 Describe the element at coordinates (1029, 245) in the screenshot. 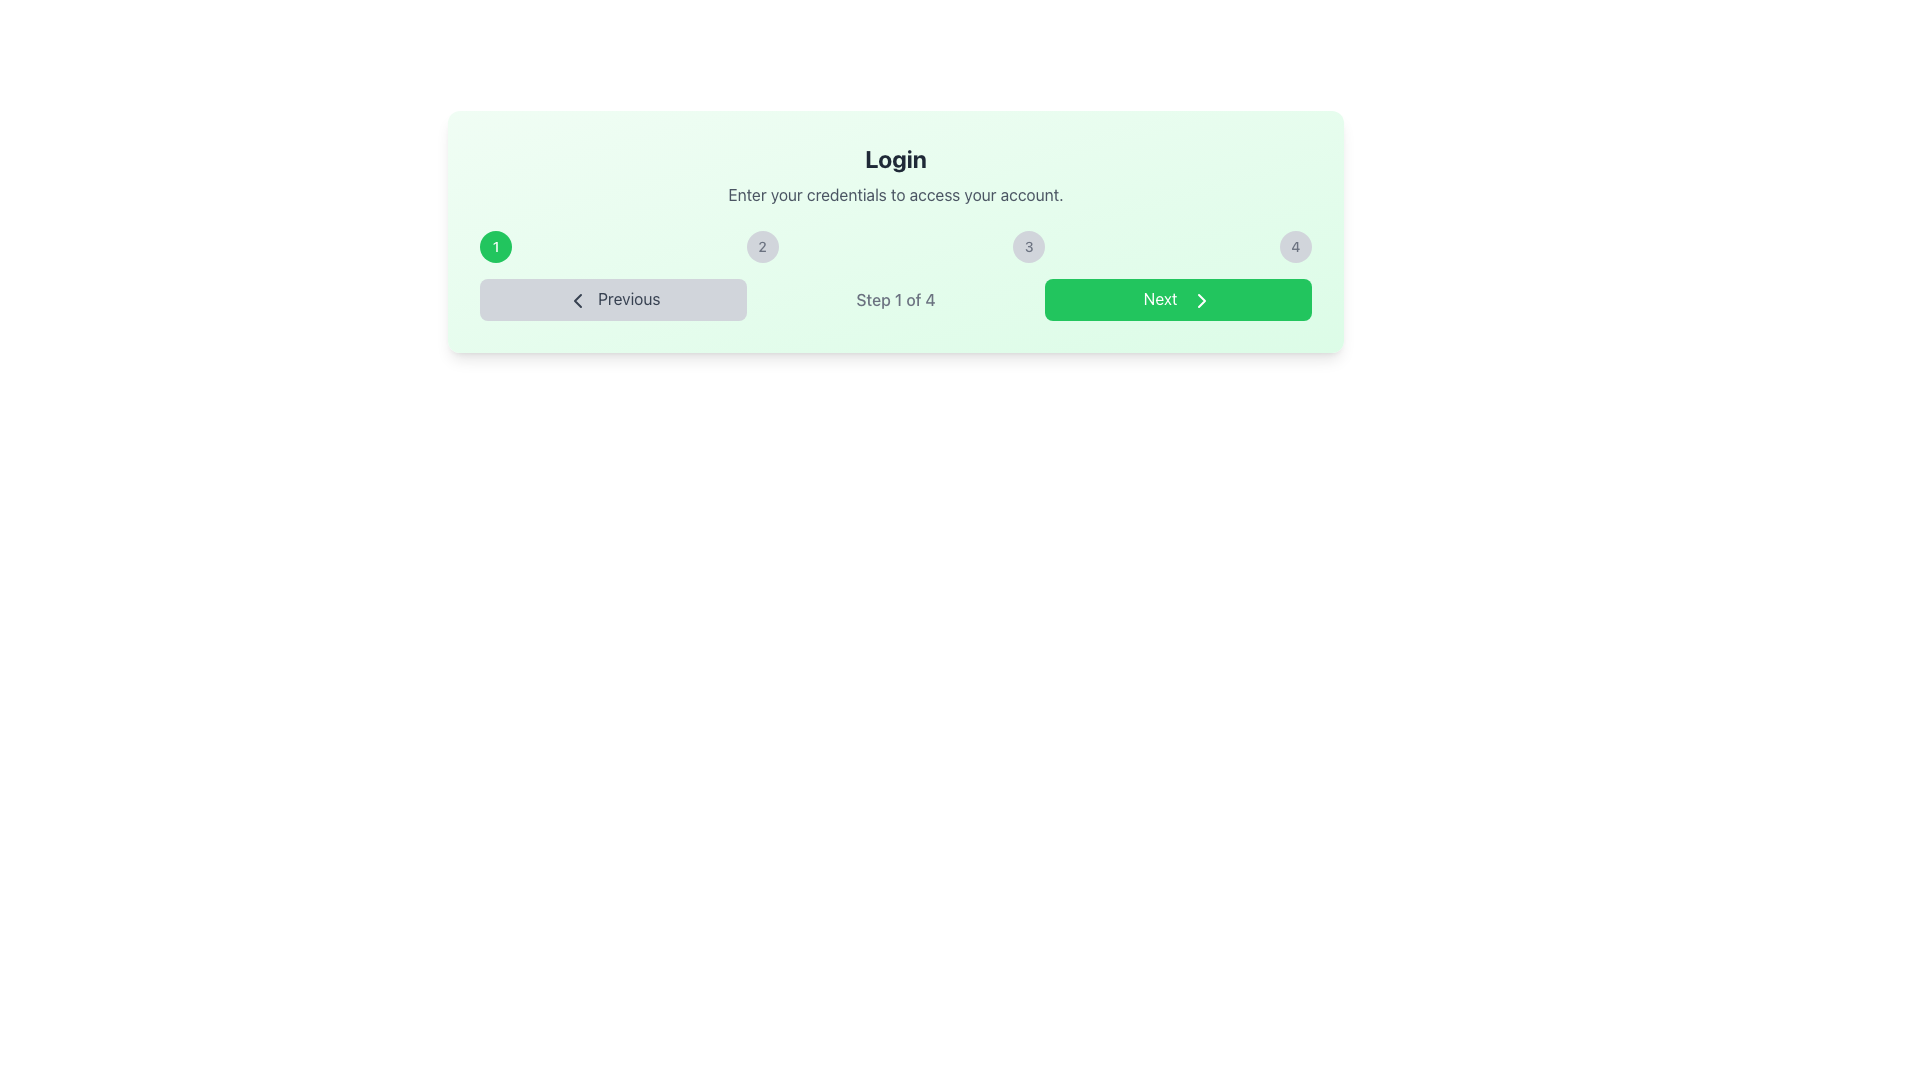

I see `the circular step indicator button labeled '3', which is part of a step indicator with a gray background and gray text, positioned as the third step in a sequence of four steps` at that location.